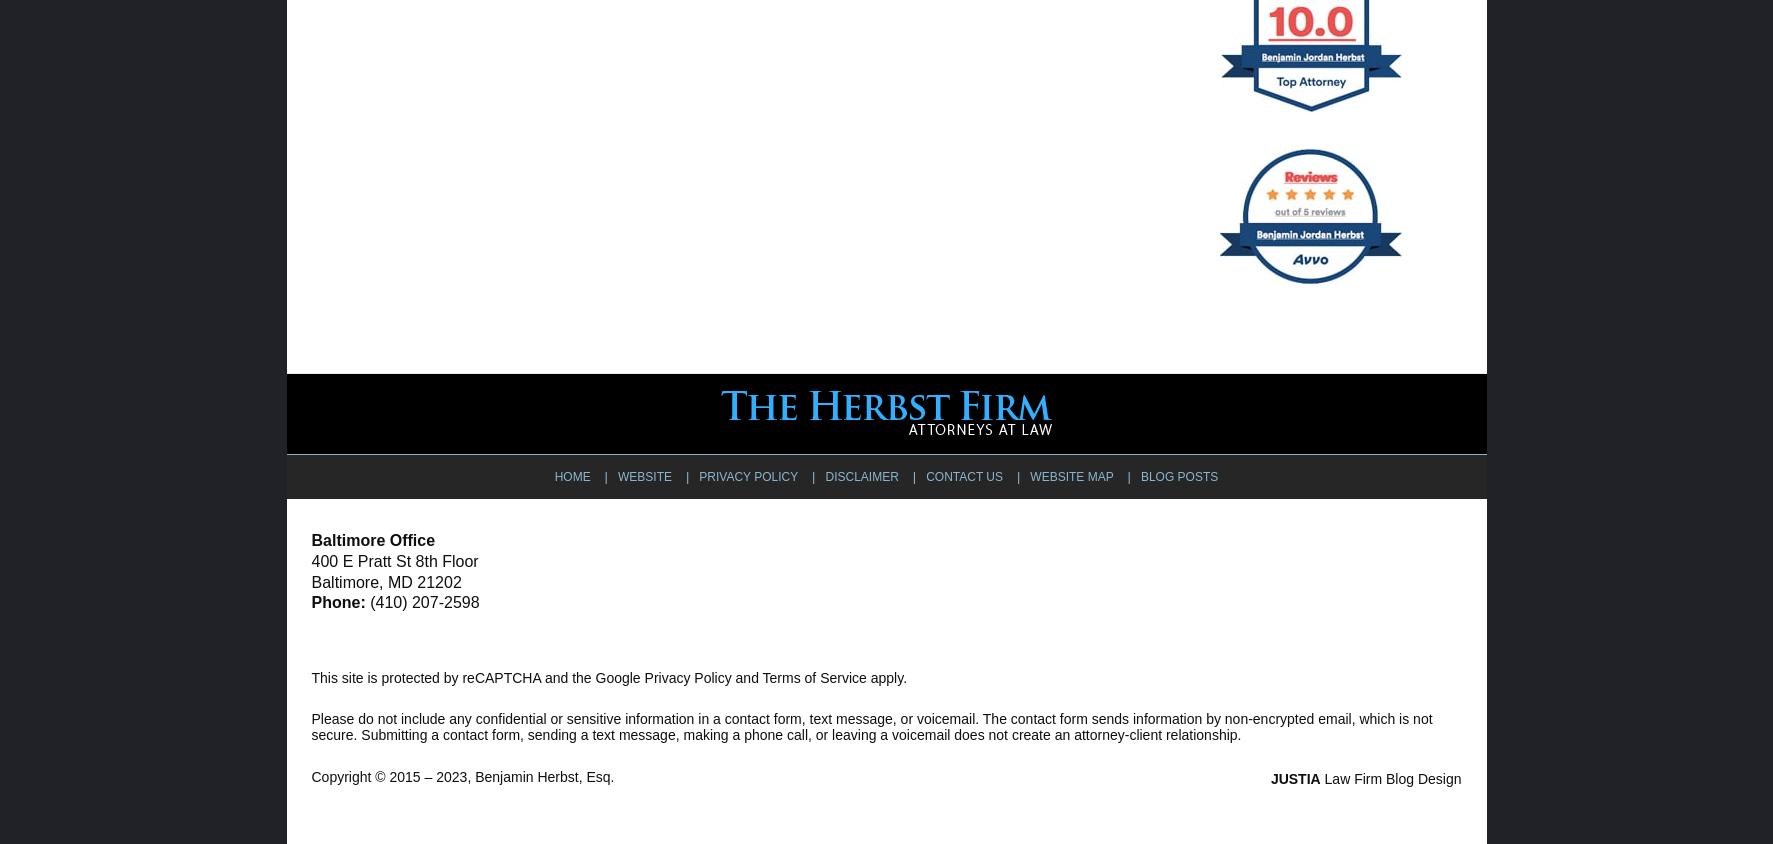 This screenshot has height=844, width=1773. Describe the element at coordinates (310, 775) in the screenshot. I see `'Copyright ©'` at that location.